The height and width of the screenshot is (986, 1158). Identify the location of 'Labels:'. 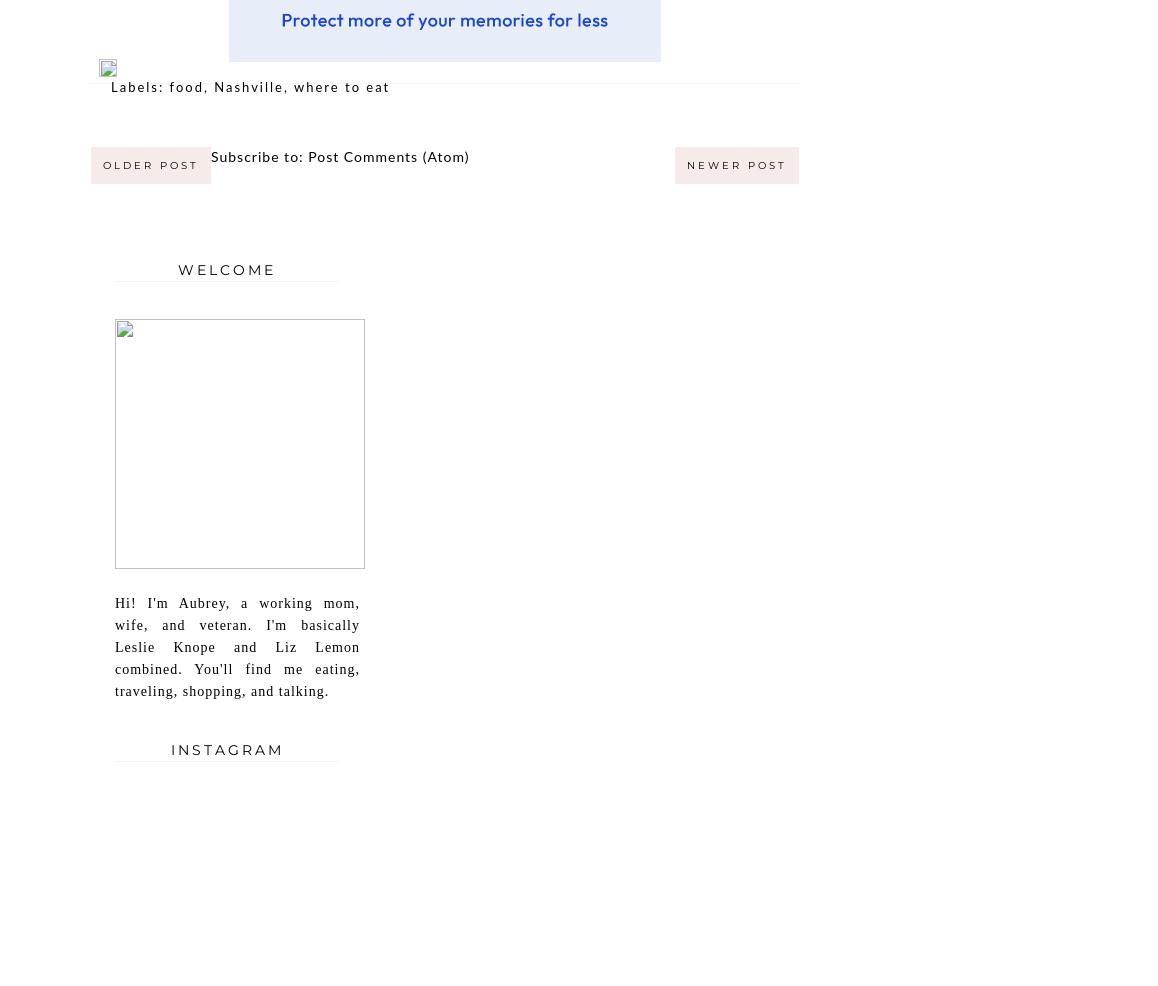
(139, 88).